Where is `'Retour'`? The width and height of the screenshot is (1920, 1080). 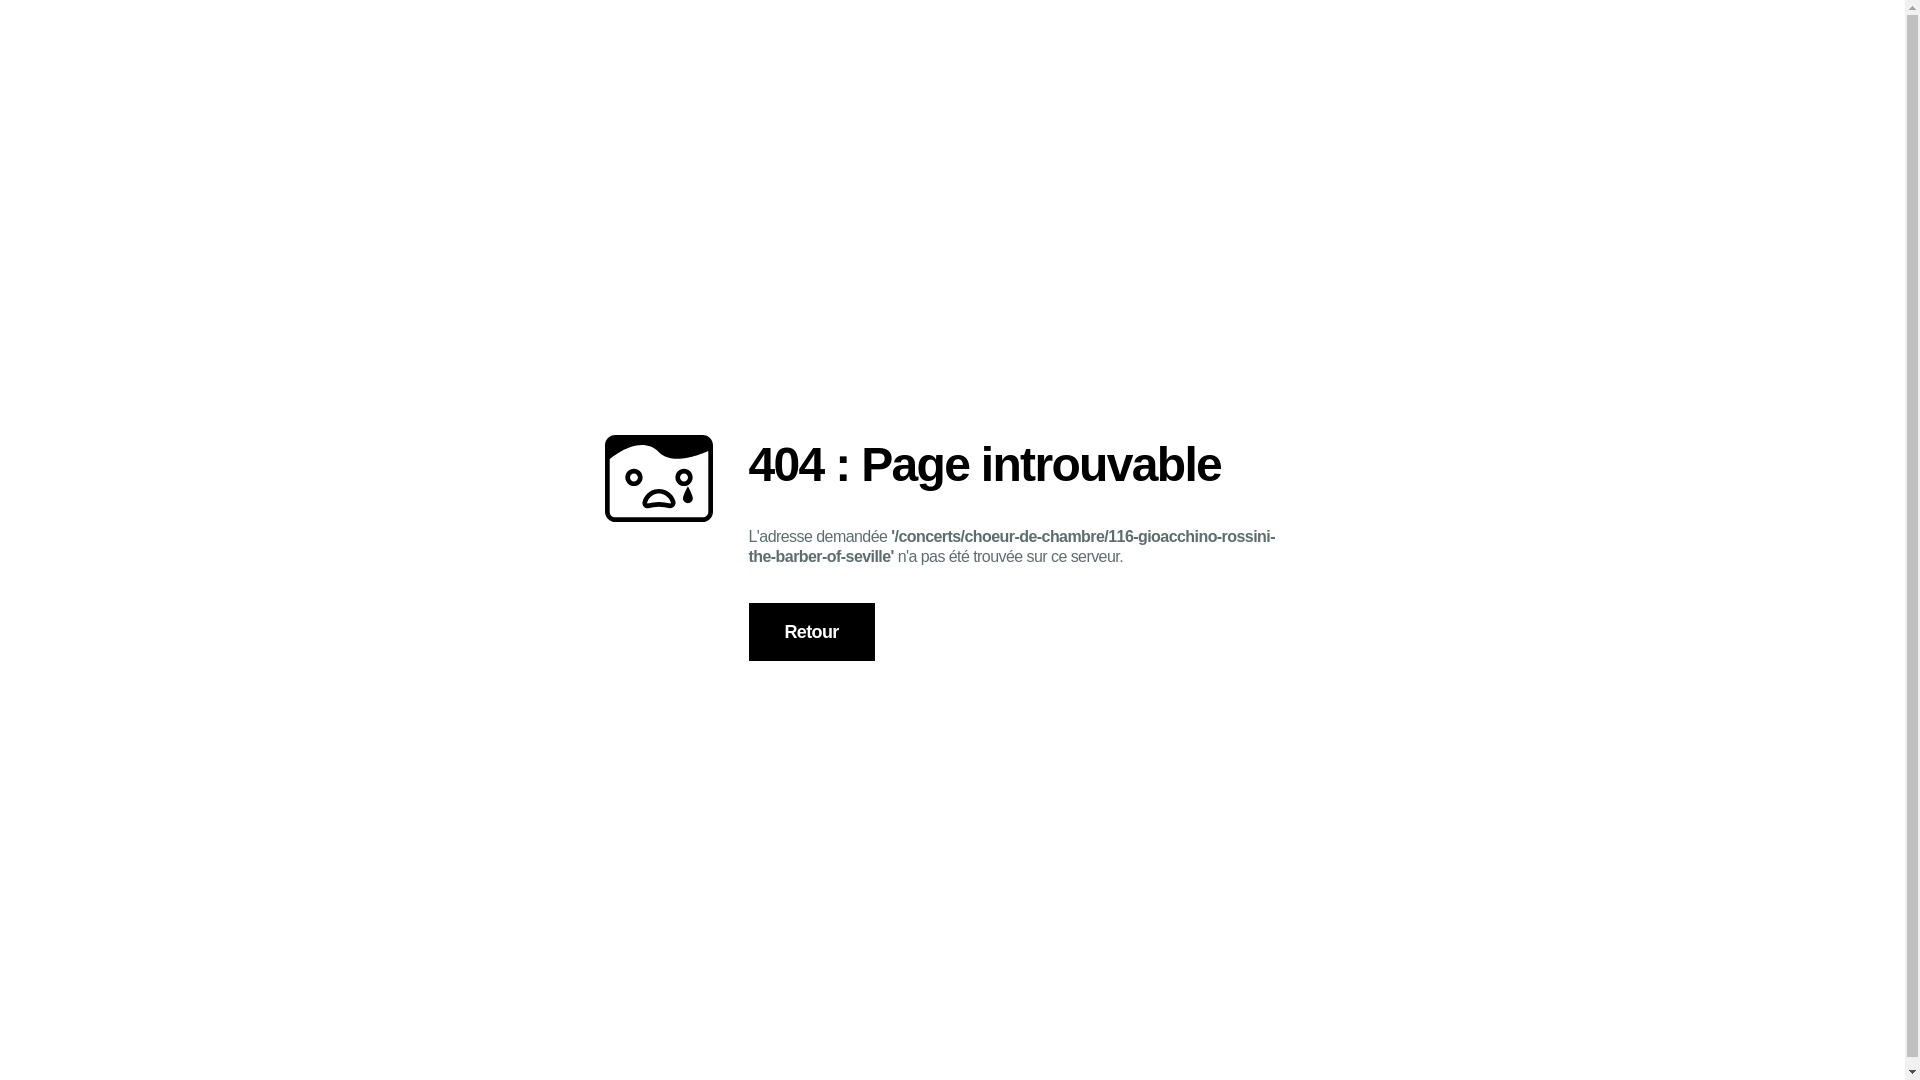 'Retour' is located at coordinates (811, 632).